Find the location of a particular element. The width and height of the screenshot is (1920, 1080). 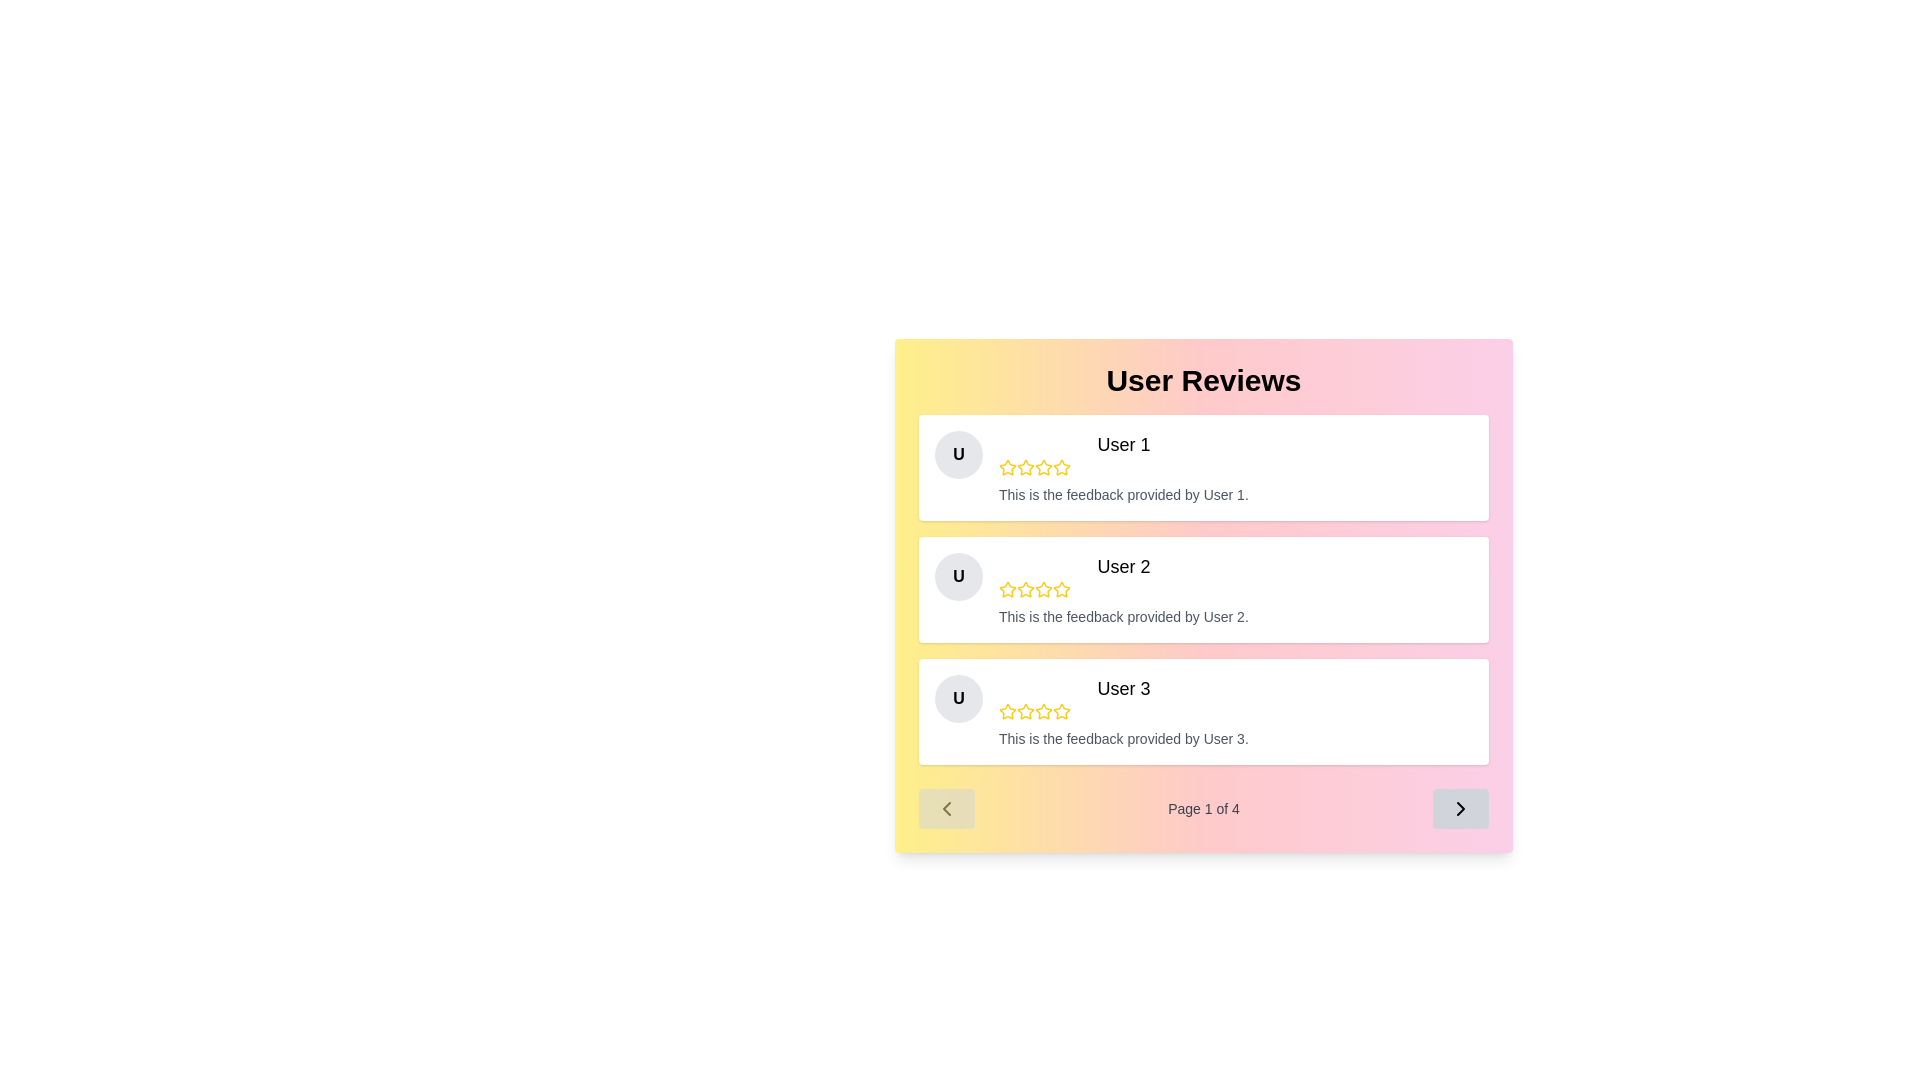

the third star icon in the star rating interface located in the 'User 3' review card is located at coordinates (1008, 711).